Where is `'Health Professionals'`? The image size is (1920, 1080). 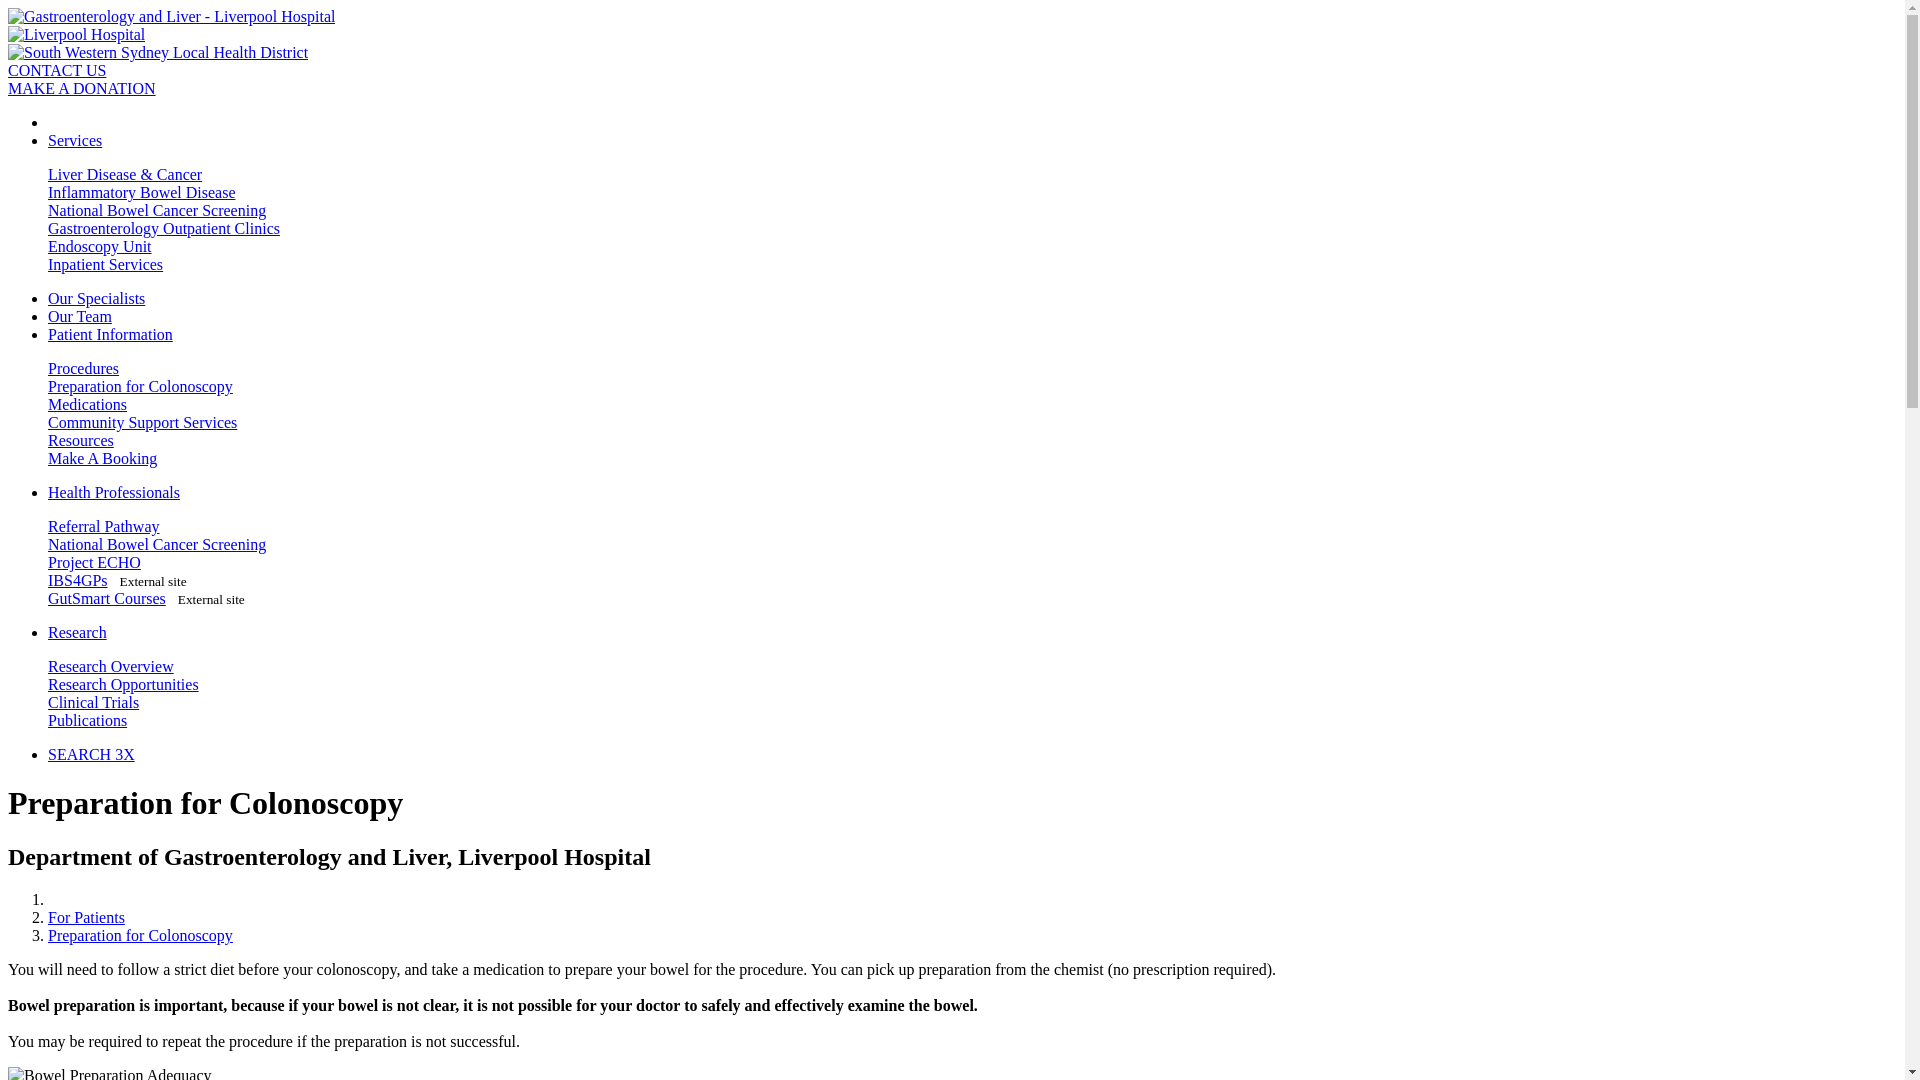 'Health Professionals' is located at coordinates (48, 492).